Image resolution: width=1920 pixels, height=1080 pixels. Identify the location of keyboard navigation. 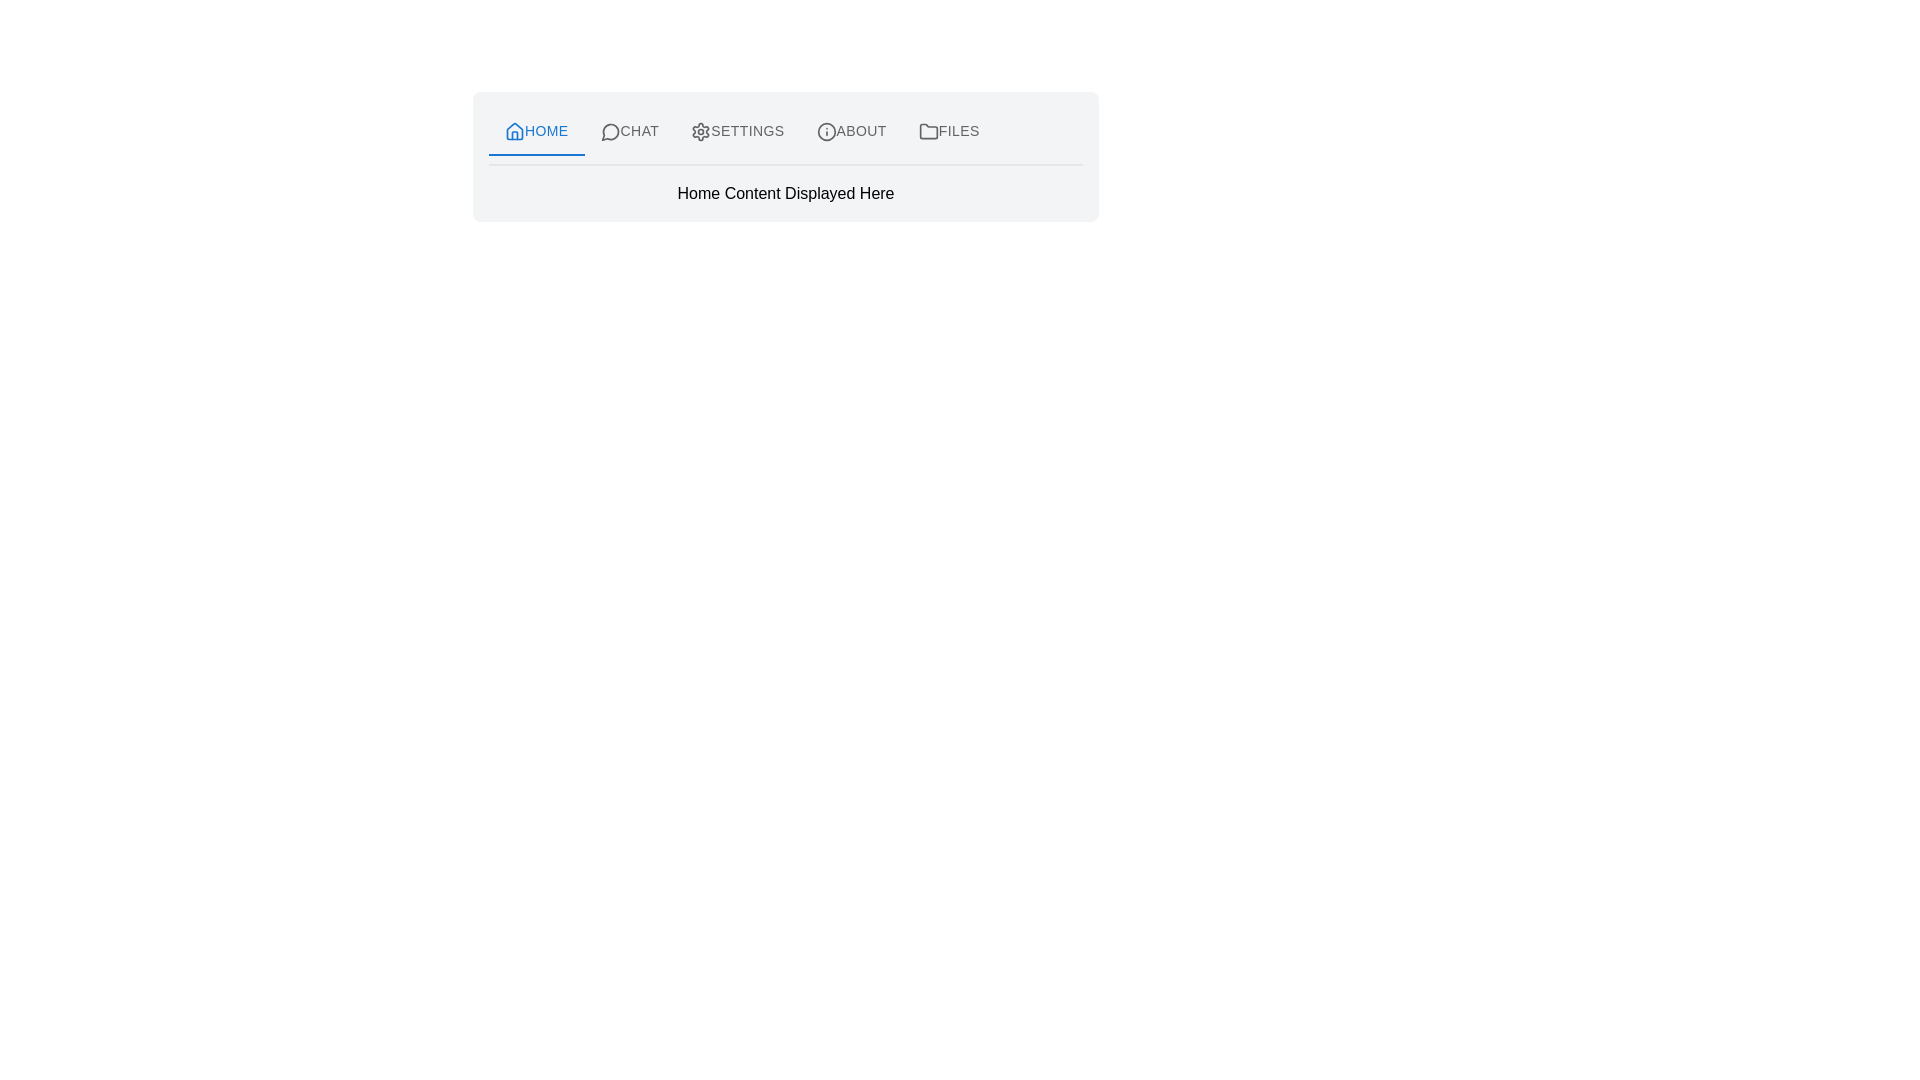
(628, 131).